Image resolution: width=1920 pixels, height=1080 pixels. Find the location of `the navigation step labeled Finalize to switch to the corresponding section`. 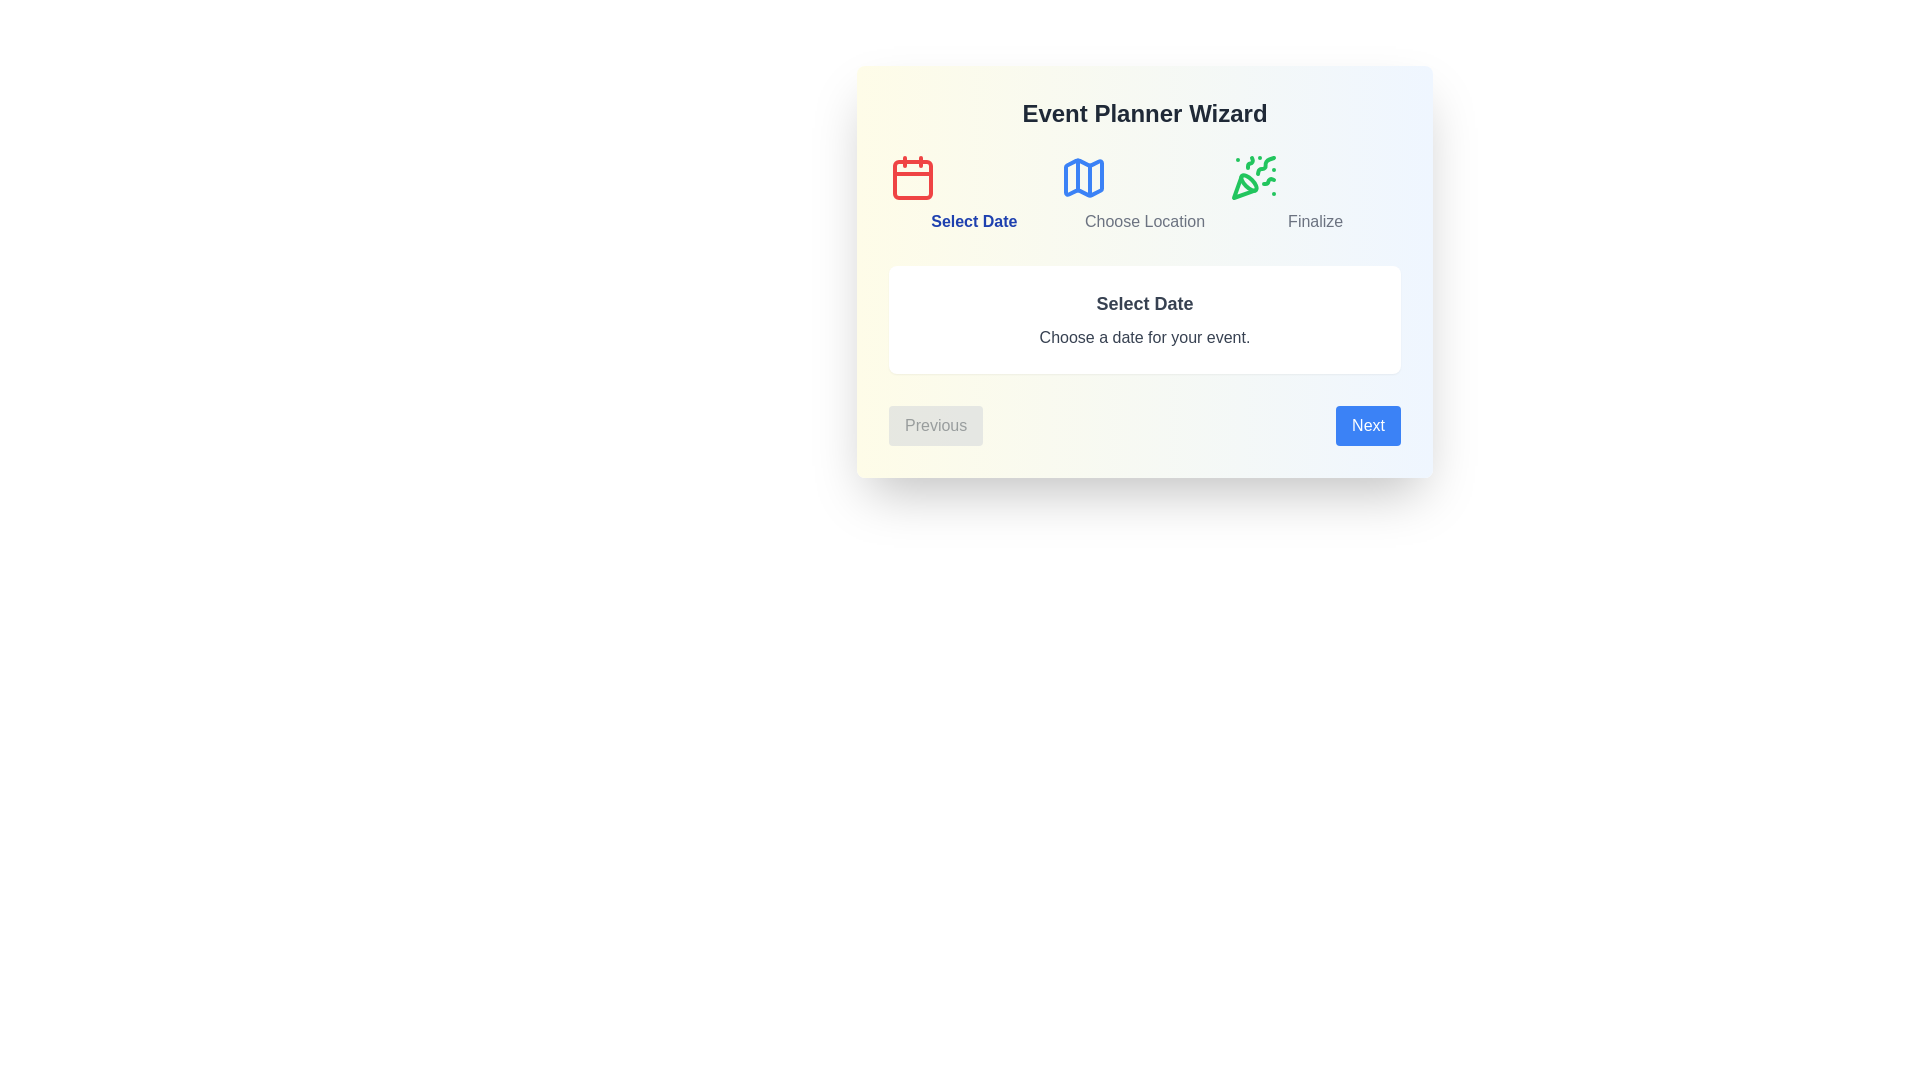

the navigation step labeled Finalize to switch to the corresponding section is located at coordinates (1315, 193).